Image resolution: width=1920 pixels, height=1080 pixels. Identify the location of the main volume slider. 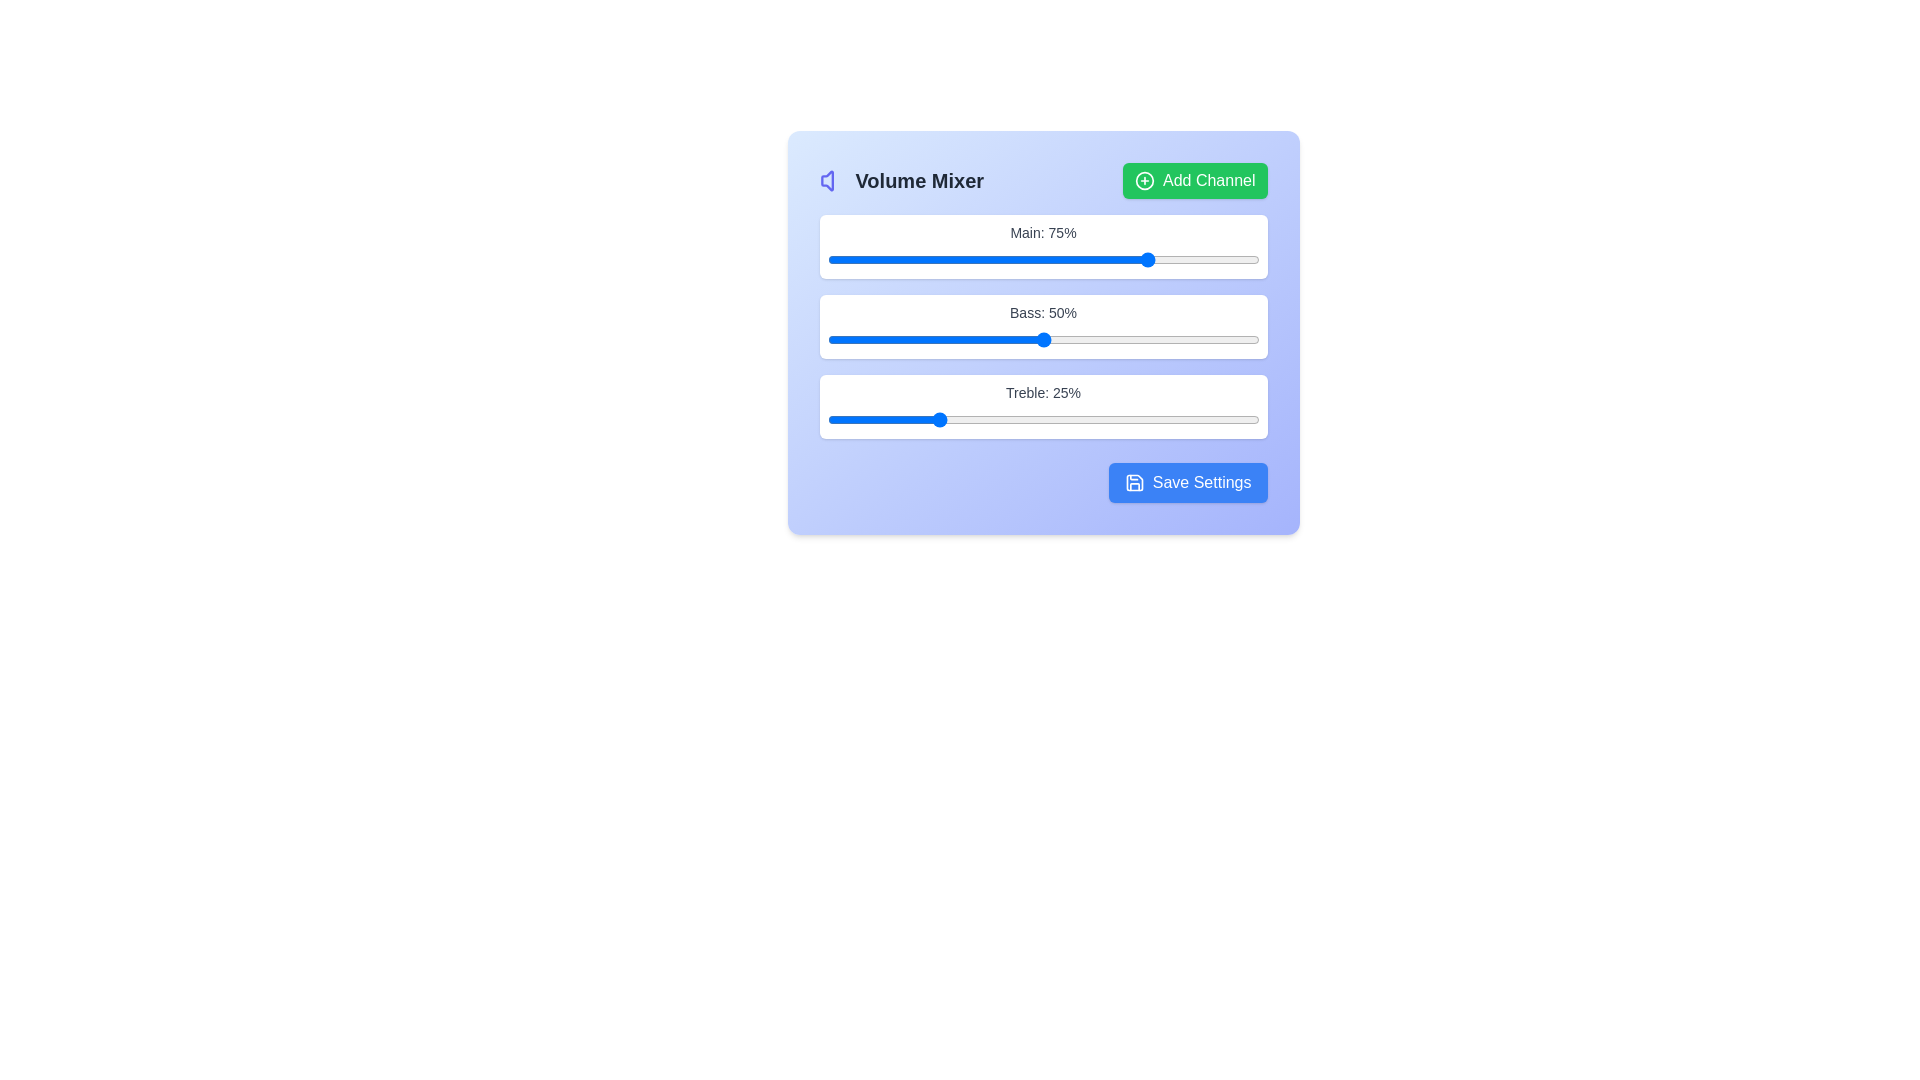
(1199, 258).